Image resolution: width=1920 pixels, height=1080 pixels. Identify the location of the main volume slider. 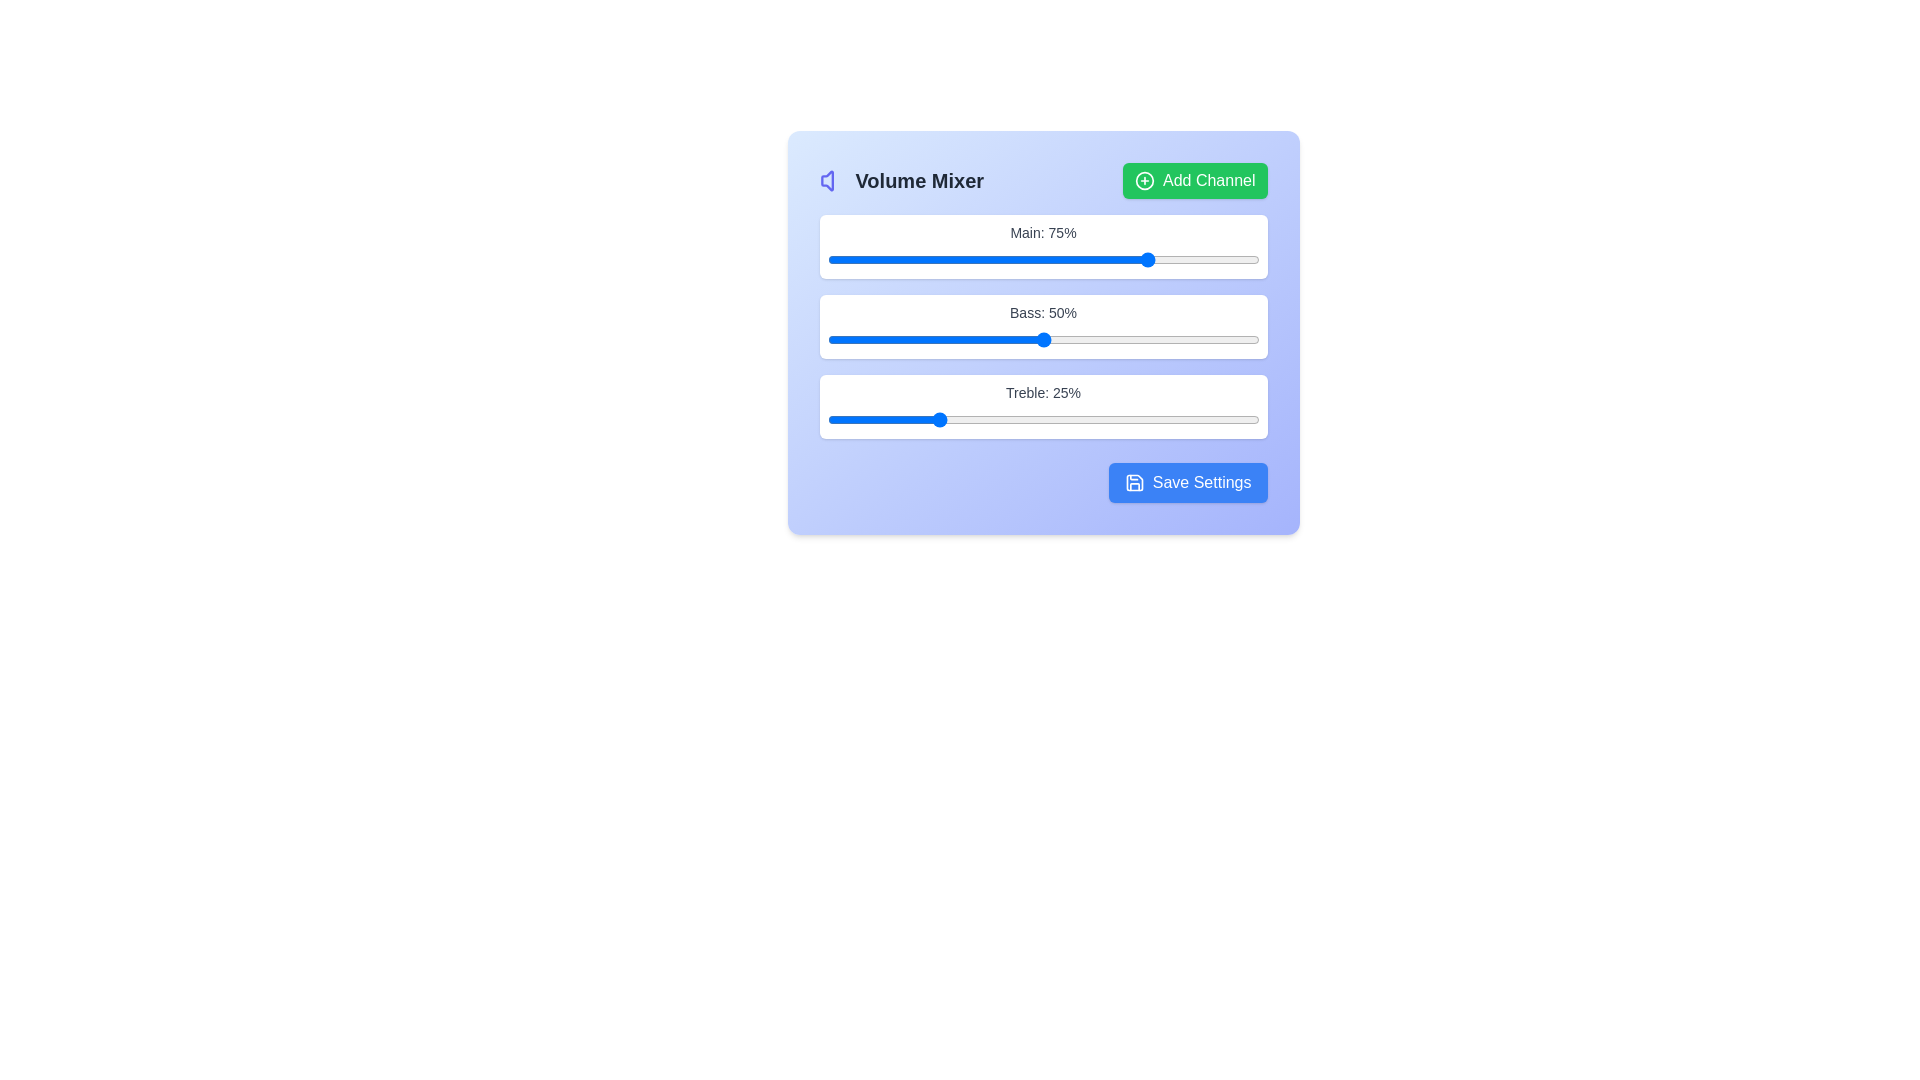
(1199, 258).